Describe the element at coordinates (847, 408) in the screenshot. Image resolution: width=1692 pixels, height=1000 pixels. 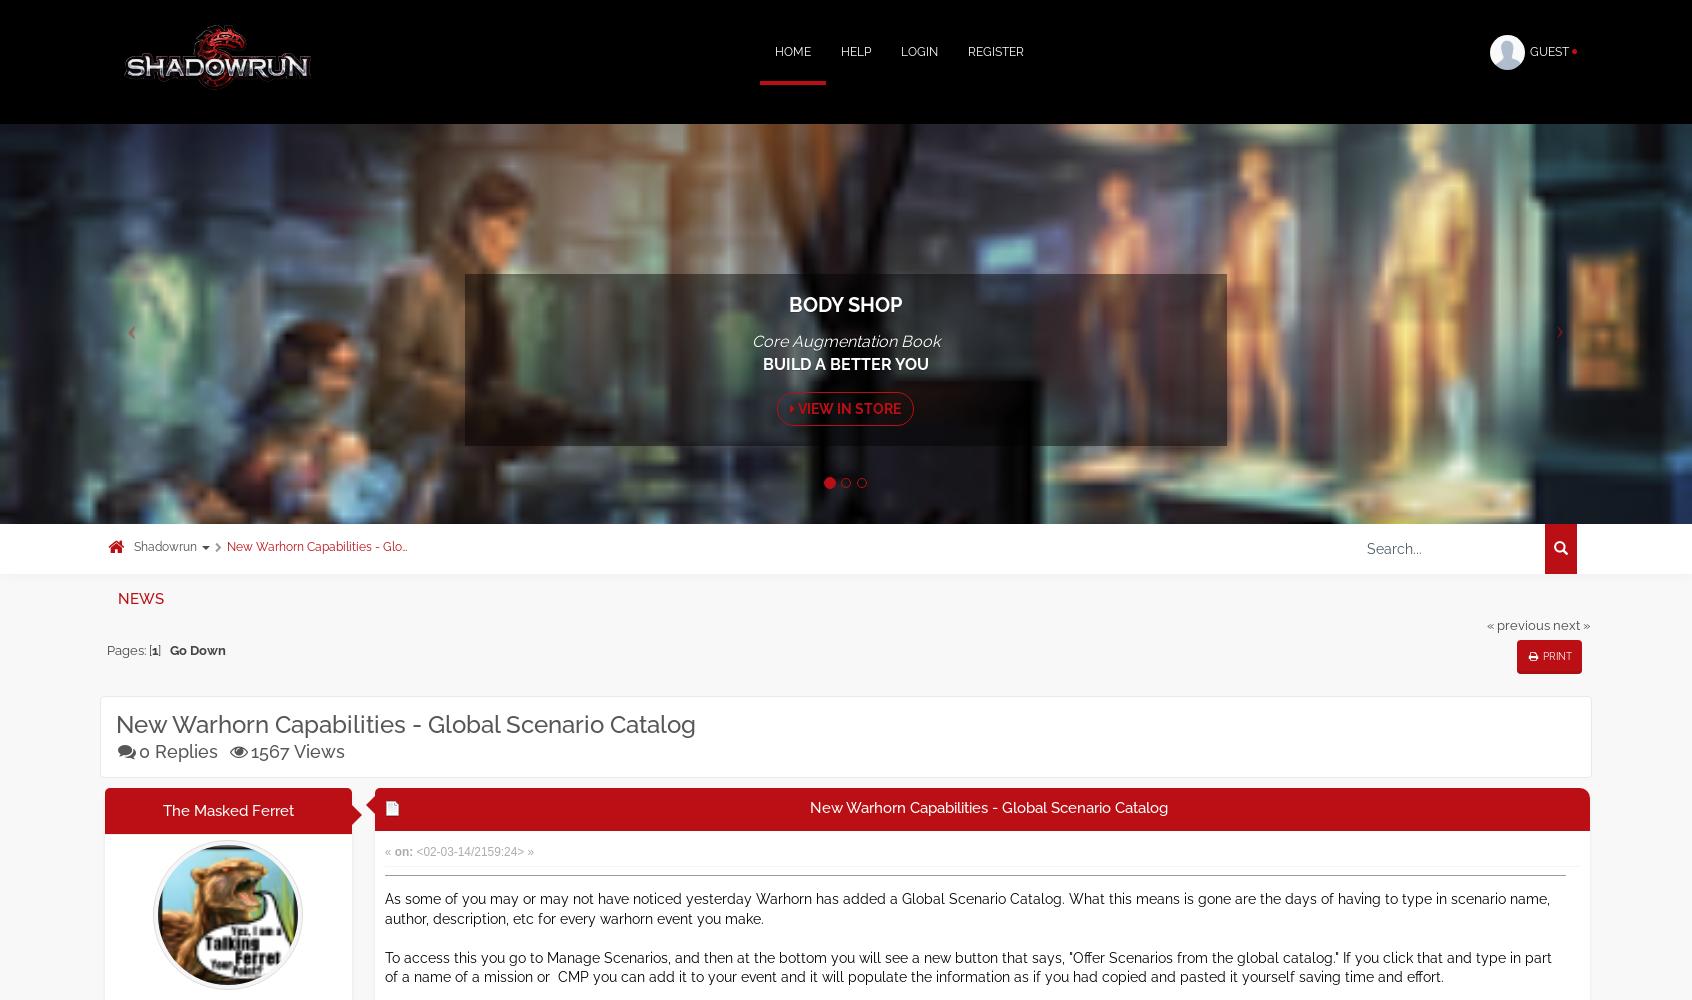
I see `'VIEW IN STORE'` at that location.